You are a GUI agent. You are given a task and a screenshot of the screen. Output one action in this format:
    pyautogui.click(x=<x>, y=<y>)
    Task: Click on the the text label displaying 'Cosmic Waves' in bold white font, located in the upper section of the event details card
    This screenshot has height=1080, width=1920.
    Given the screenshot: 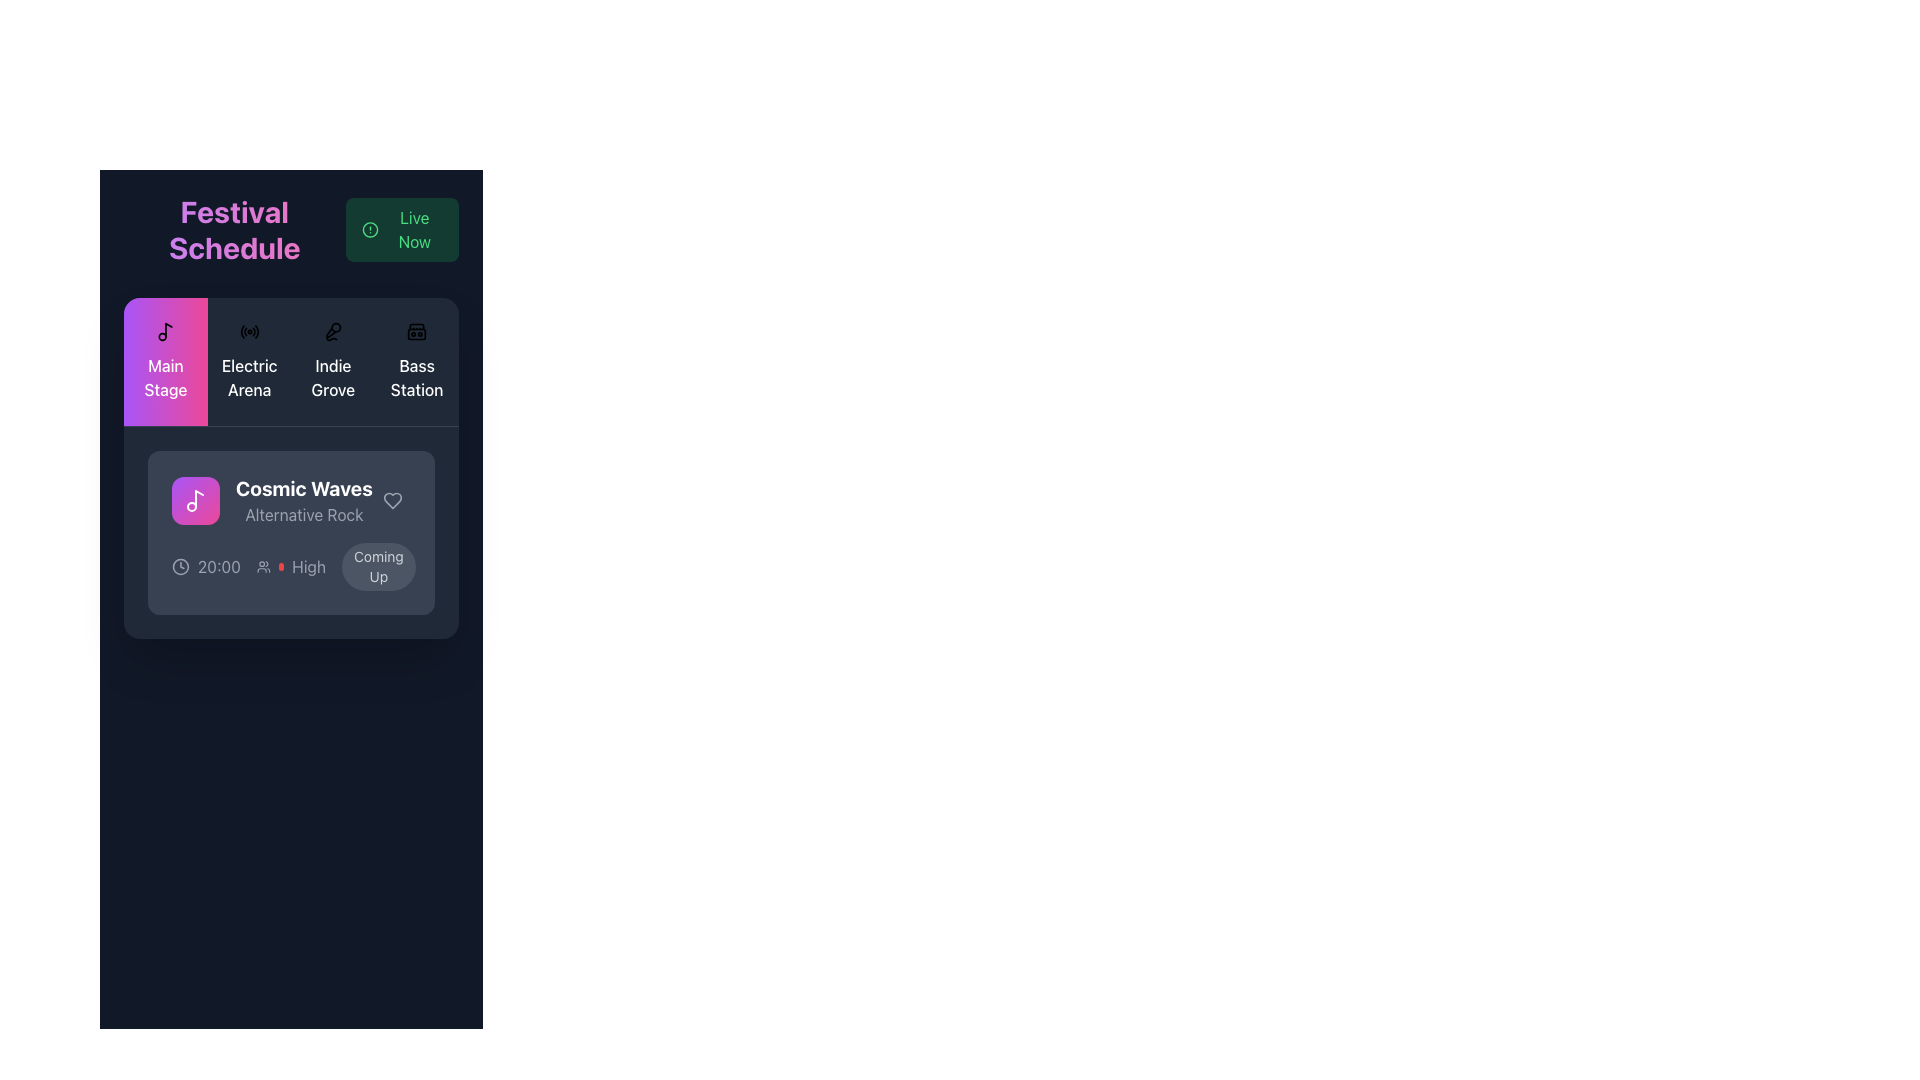 What is the action you would take?
    pyautogui.click(x=303, y=489)
    